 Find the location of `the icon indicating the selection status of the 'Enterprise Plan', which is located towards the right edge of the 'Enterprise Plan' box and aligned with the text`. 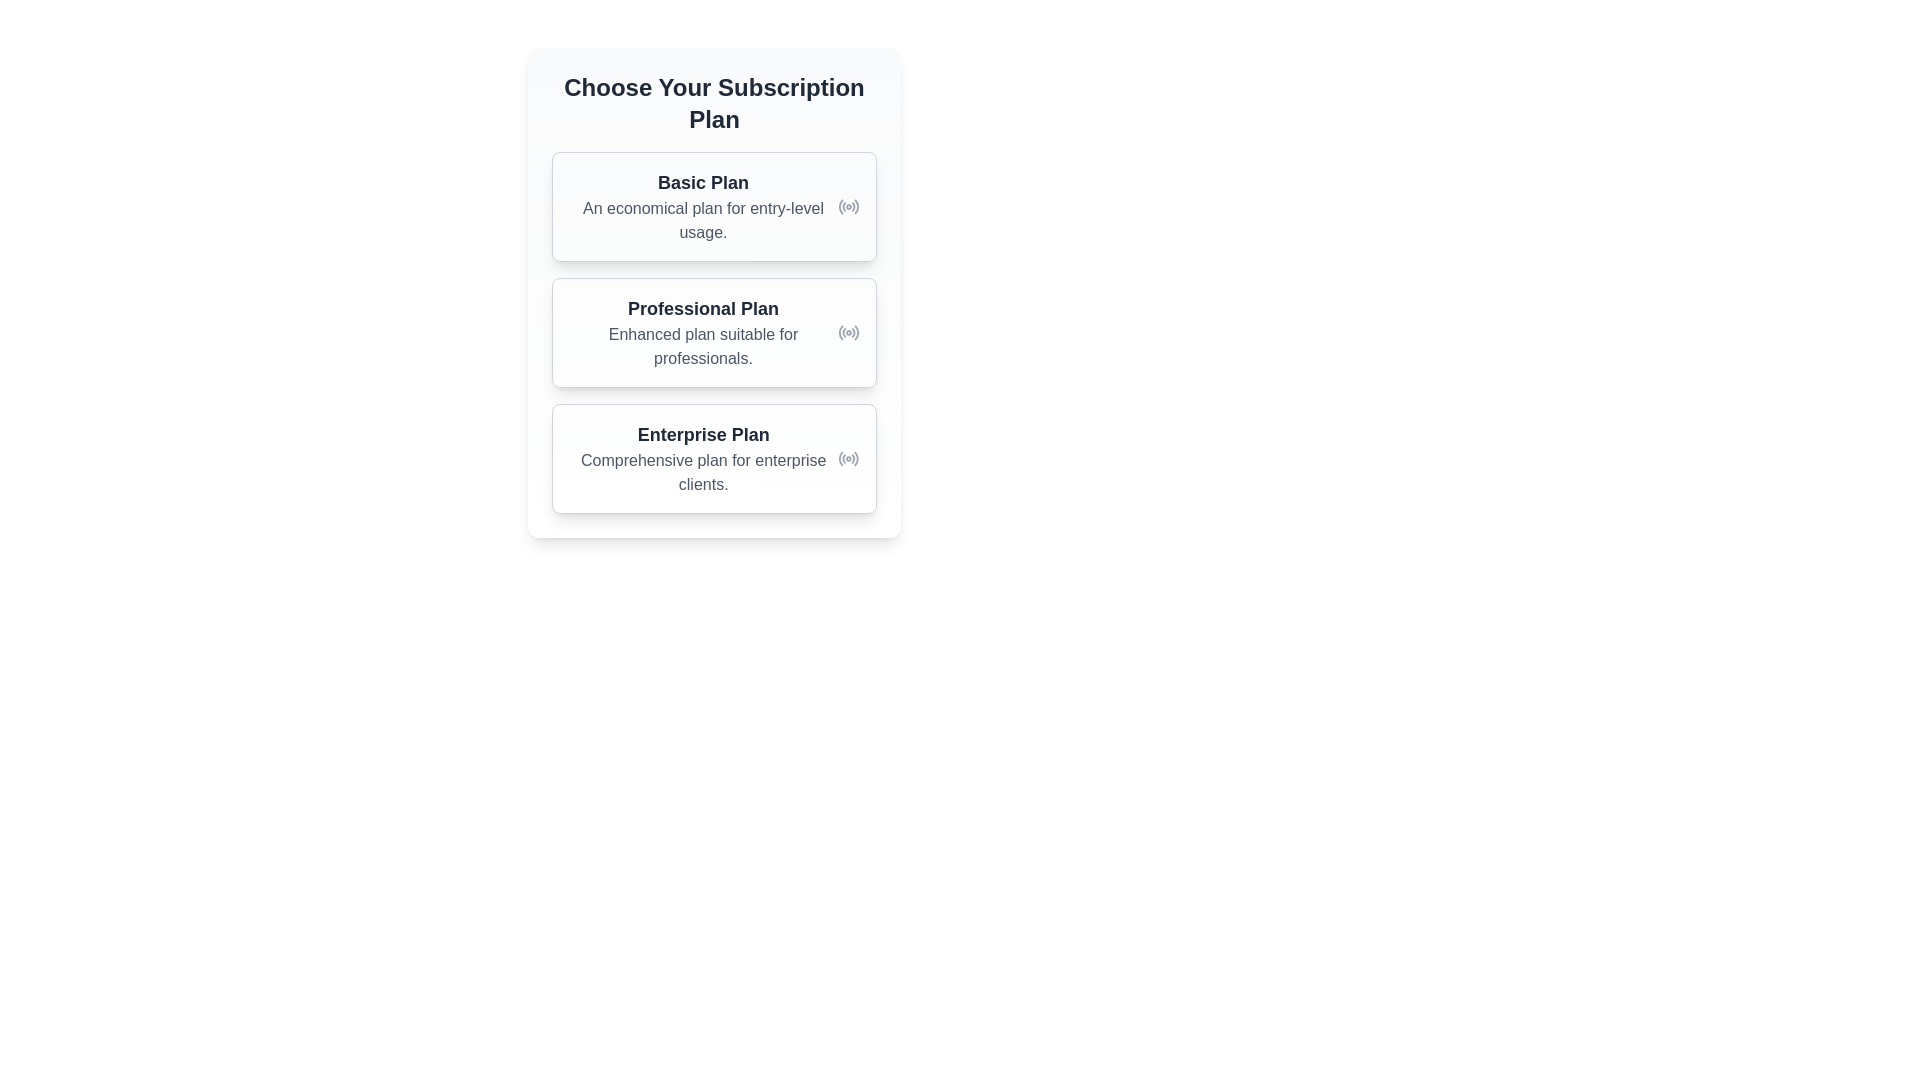

the icon indicating the selection status of the 'Enterprise Plan', which is located towards the right edge of the 'Enterprise Plan' box and aligned with the text is located at coordinates (849, 459).